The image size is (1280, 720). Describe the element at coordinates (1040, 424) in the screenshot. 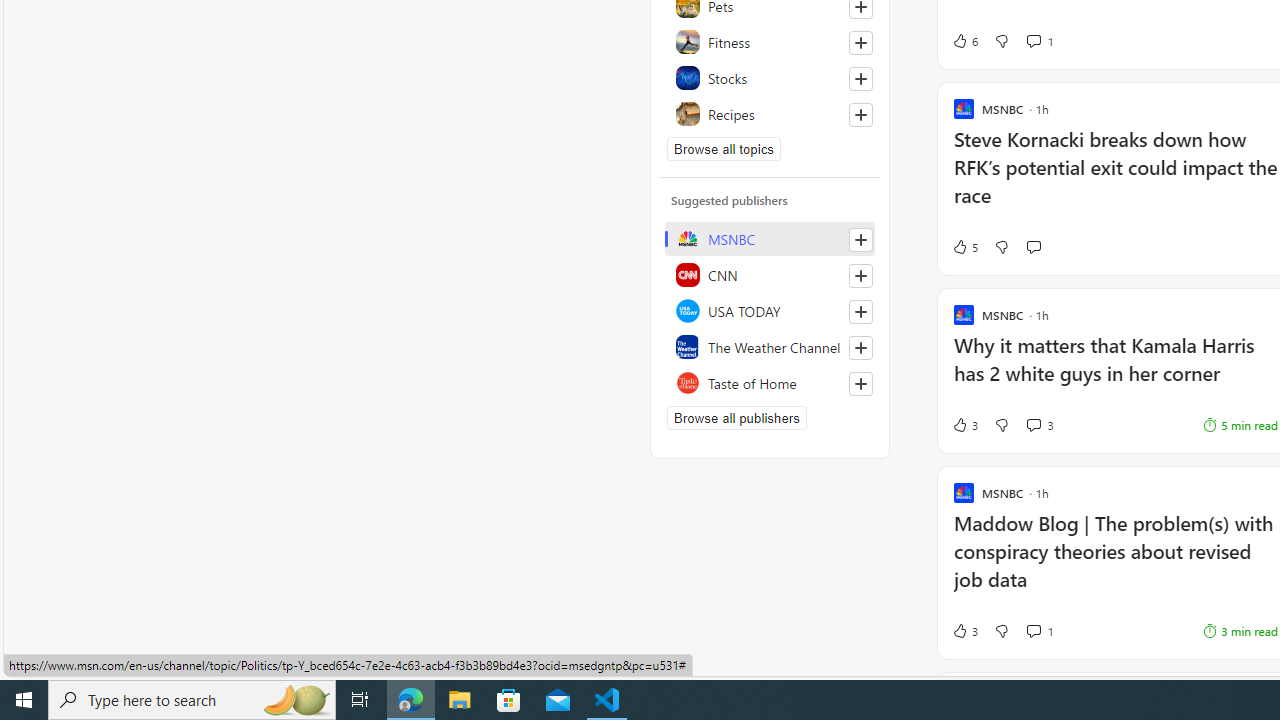

I see `'View comments 3 Comment'` at that location.